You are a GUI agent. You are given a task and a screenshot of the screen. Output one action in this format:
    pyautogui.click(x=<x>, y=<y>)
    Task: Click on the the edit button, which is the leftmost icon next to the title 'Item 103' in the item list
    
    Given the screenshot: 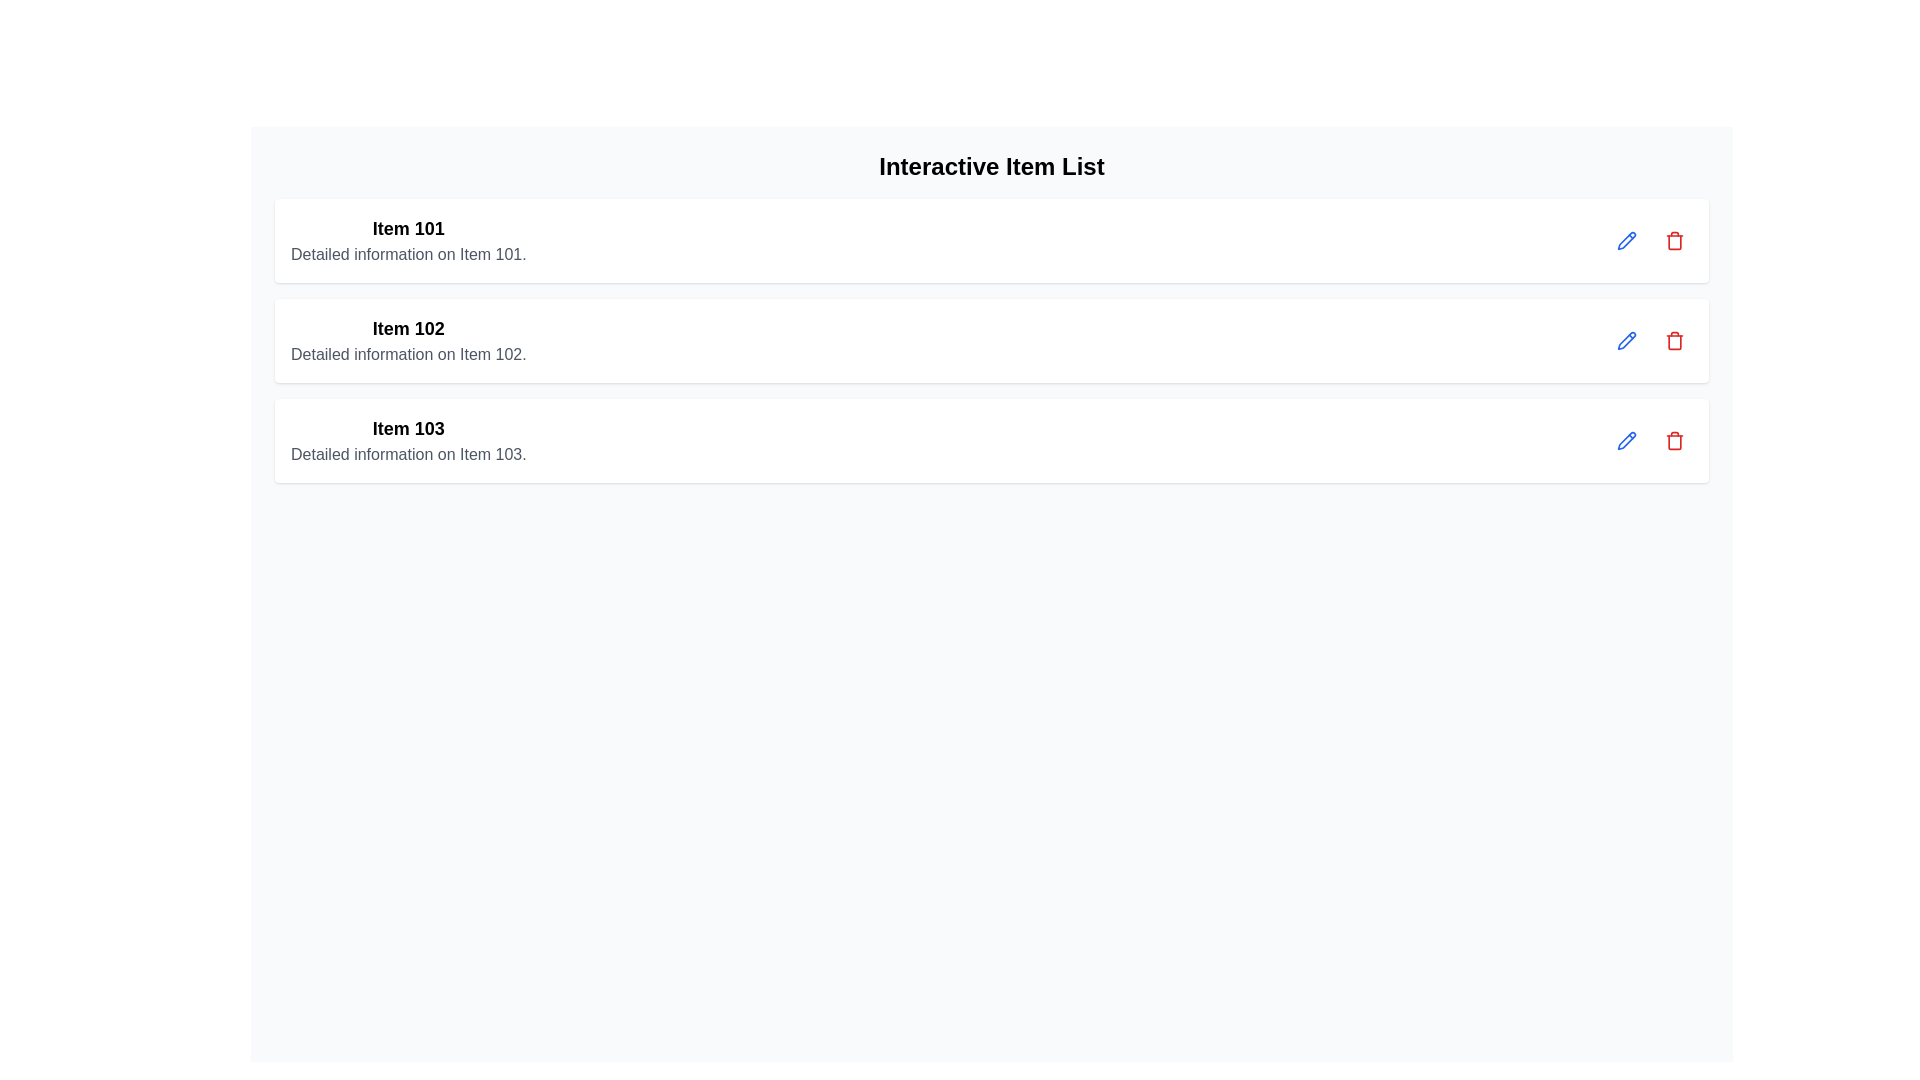 What is the action you would take?
    pyautogui.click(x=1627, y=439)
    